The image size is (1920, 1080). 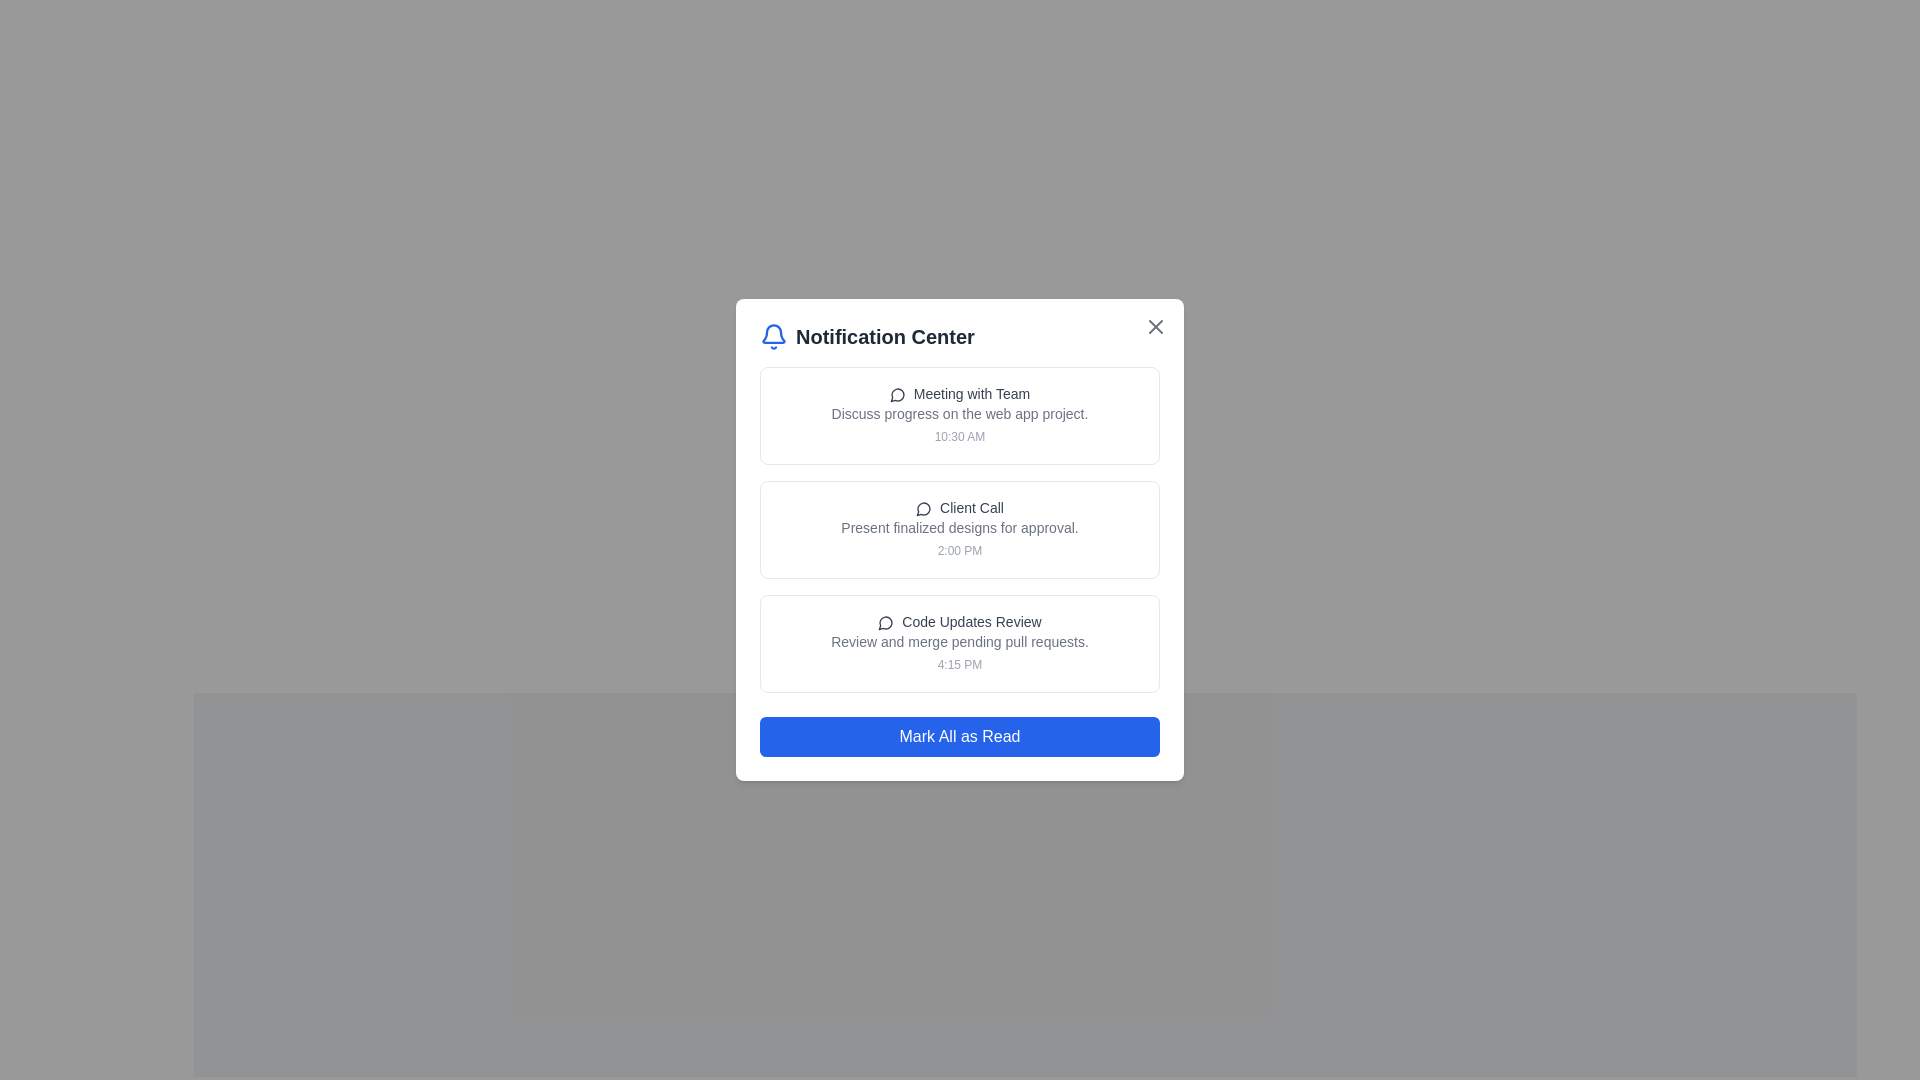 I want to click on the Text Label that serves as the title of the notification panel, located to the right of a blue bell icon, so click(x=884, y=335).